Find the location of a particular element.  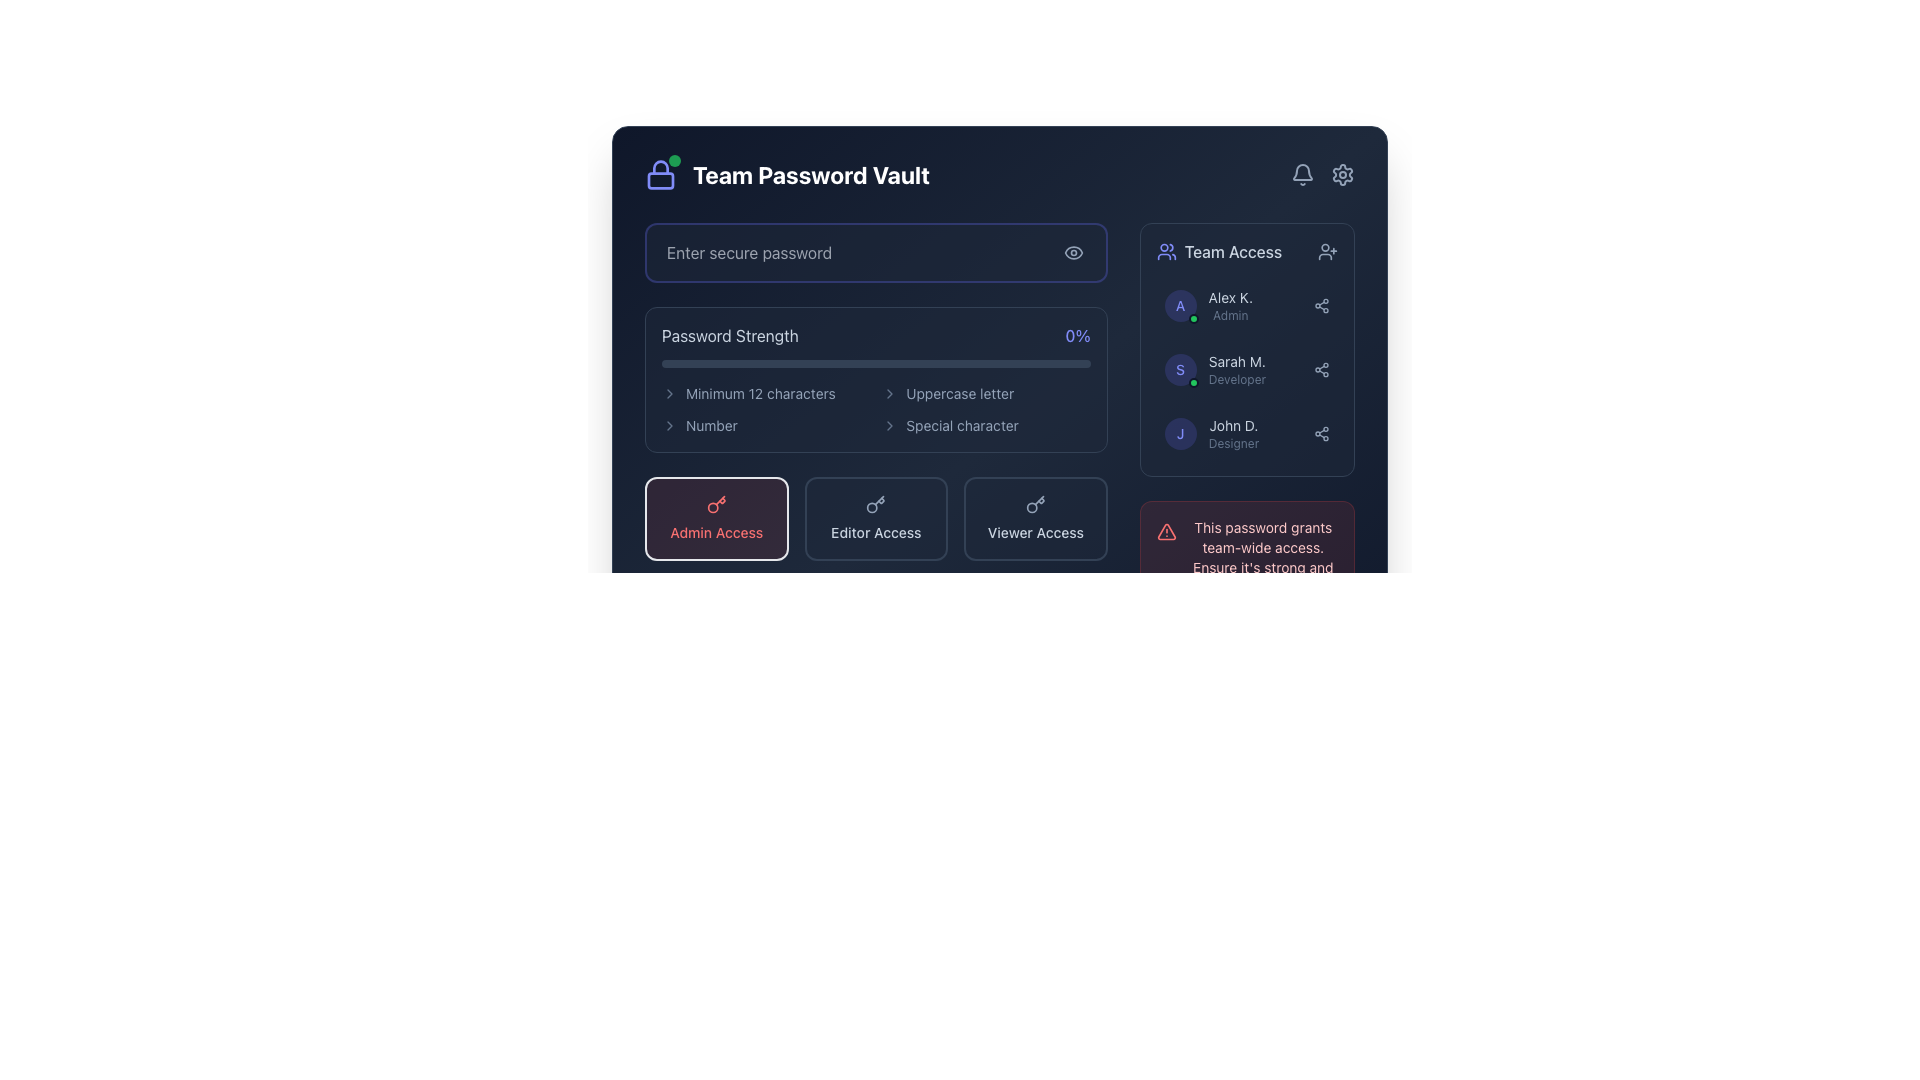

the 'Password Strength' text label, which is displayed in light gray and is part of the password security assessment section is located at coordinates (729, 334).